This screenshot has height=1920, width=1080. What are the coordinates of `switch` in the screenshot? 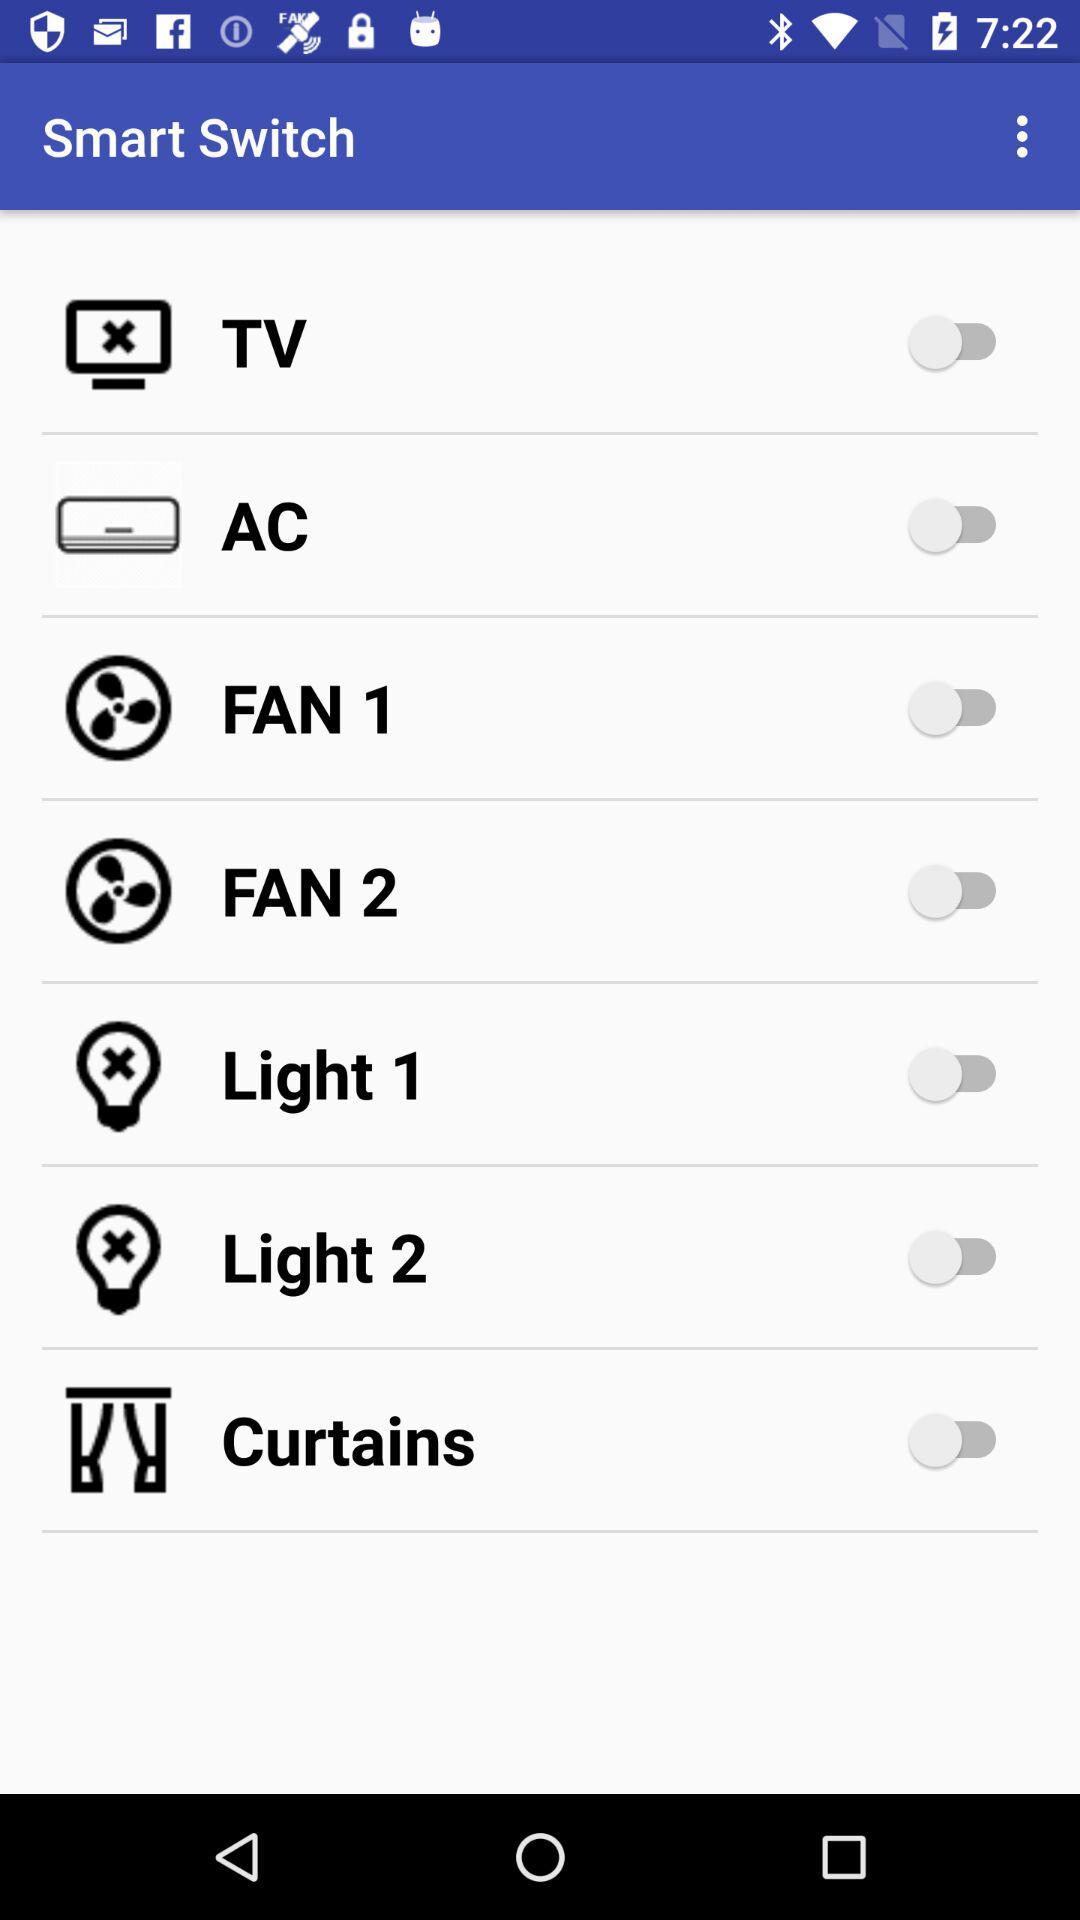 It's located at (961, 1440).